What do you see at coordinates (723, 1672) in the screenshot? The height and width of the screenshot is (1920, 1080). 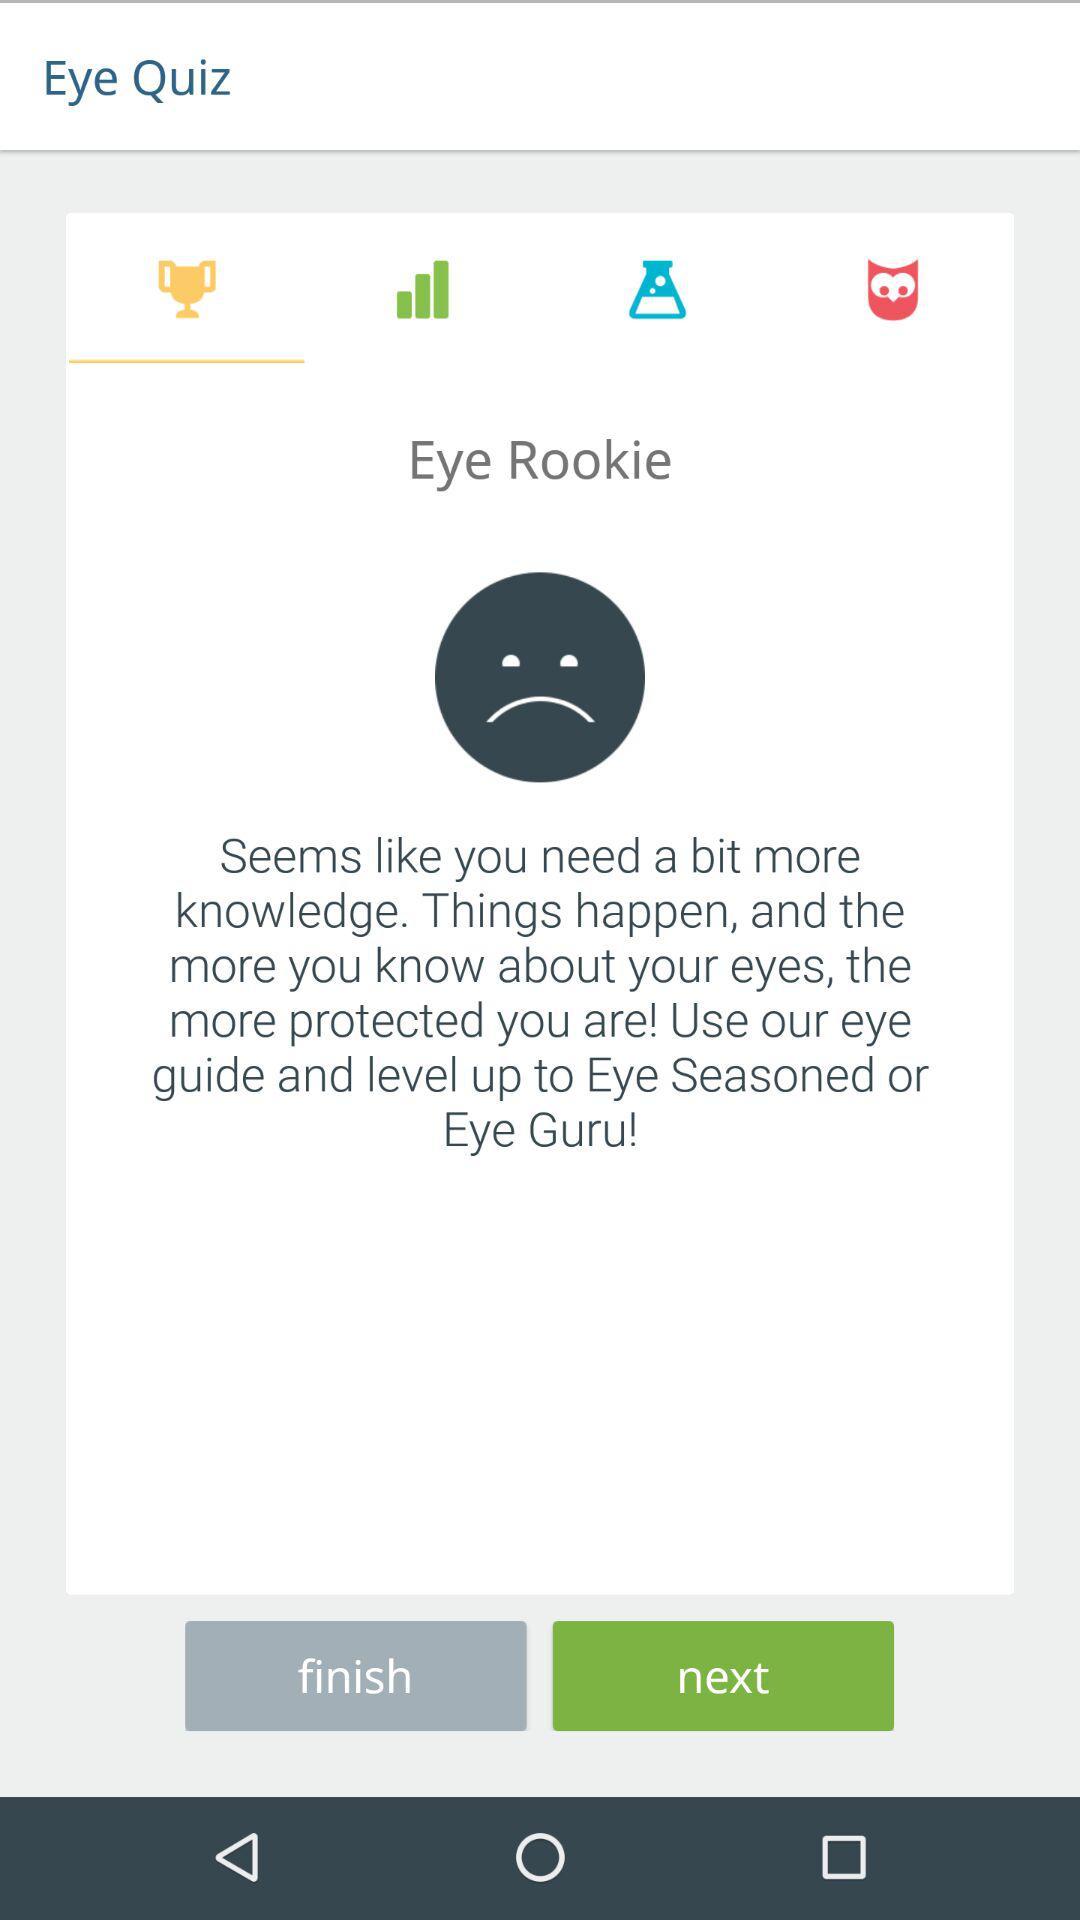 I see `item at the bottom right corner` at bounding box center [723, 1672].